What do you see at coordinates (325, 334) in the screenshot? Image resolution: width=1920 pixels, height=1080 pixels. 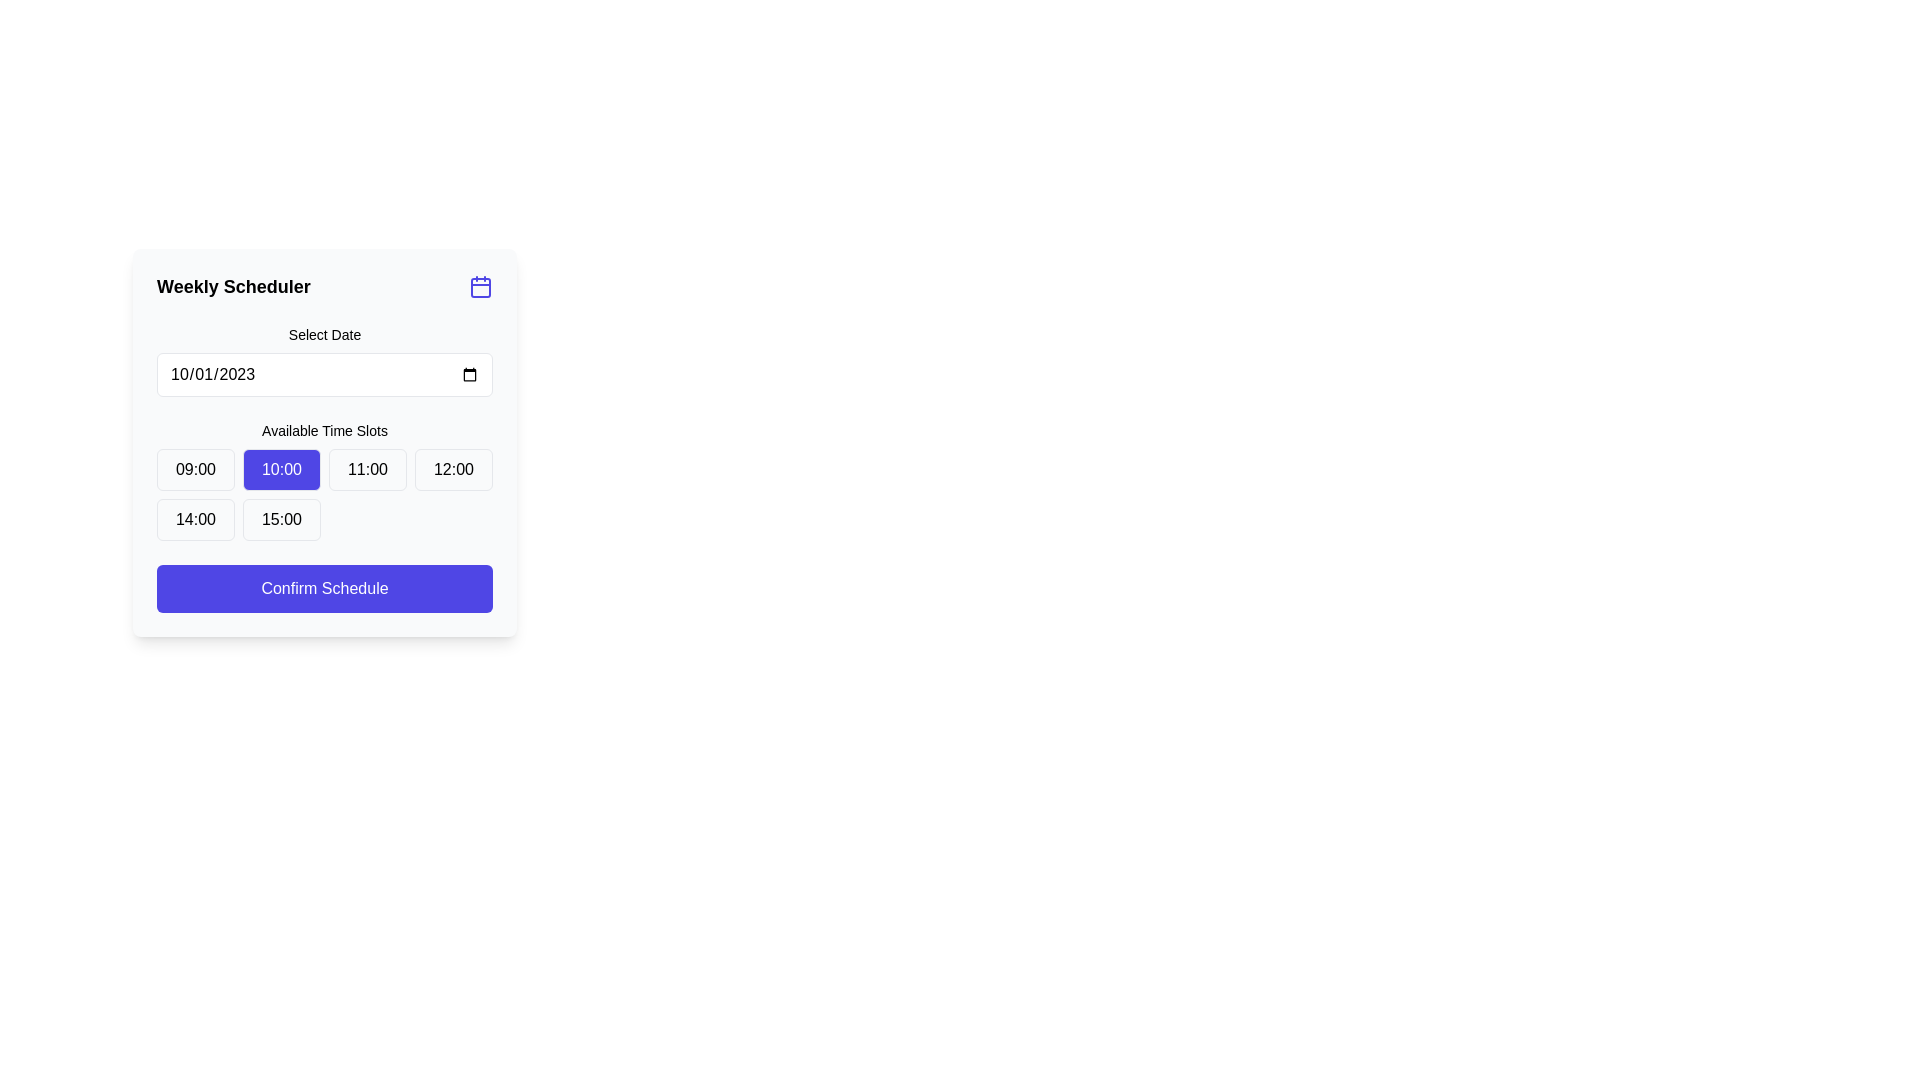 I see `the 'Select Date' label element, which is styled in a small, bold font and displayed in medium gray, located above the date input field in the scheduling interface` at bounding box center [325, 334].